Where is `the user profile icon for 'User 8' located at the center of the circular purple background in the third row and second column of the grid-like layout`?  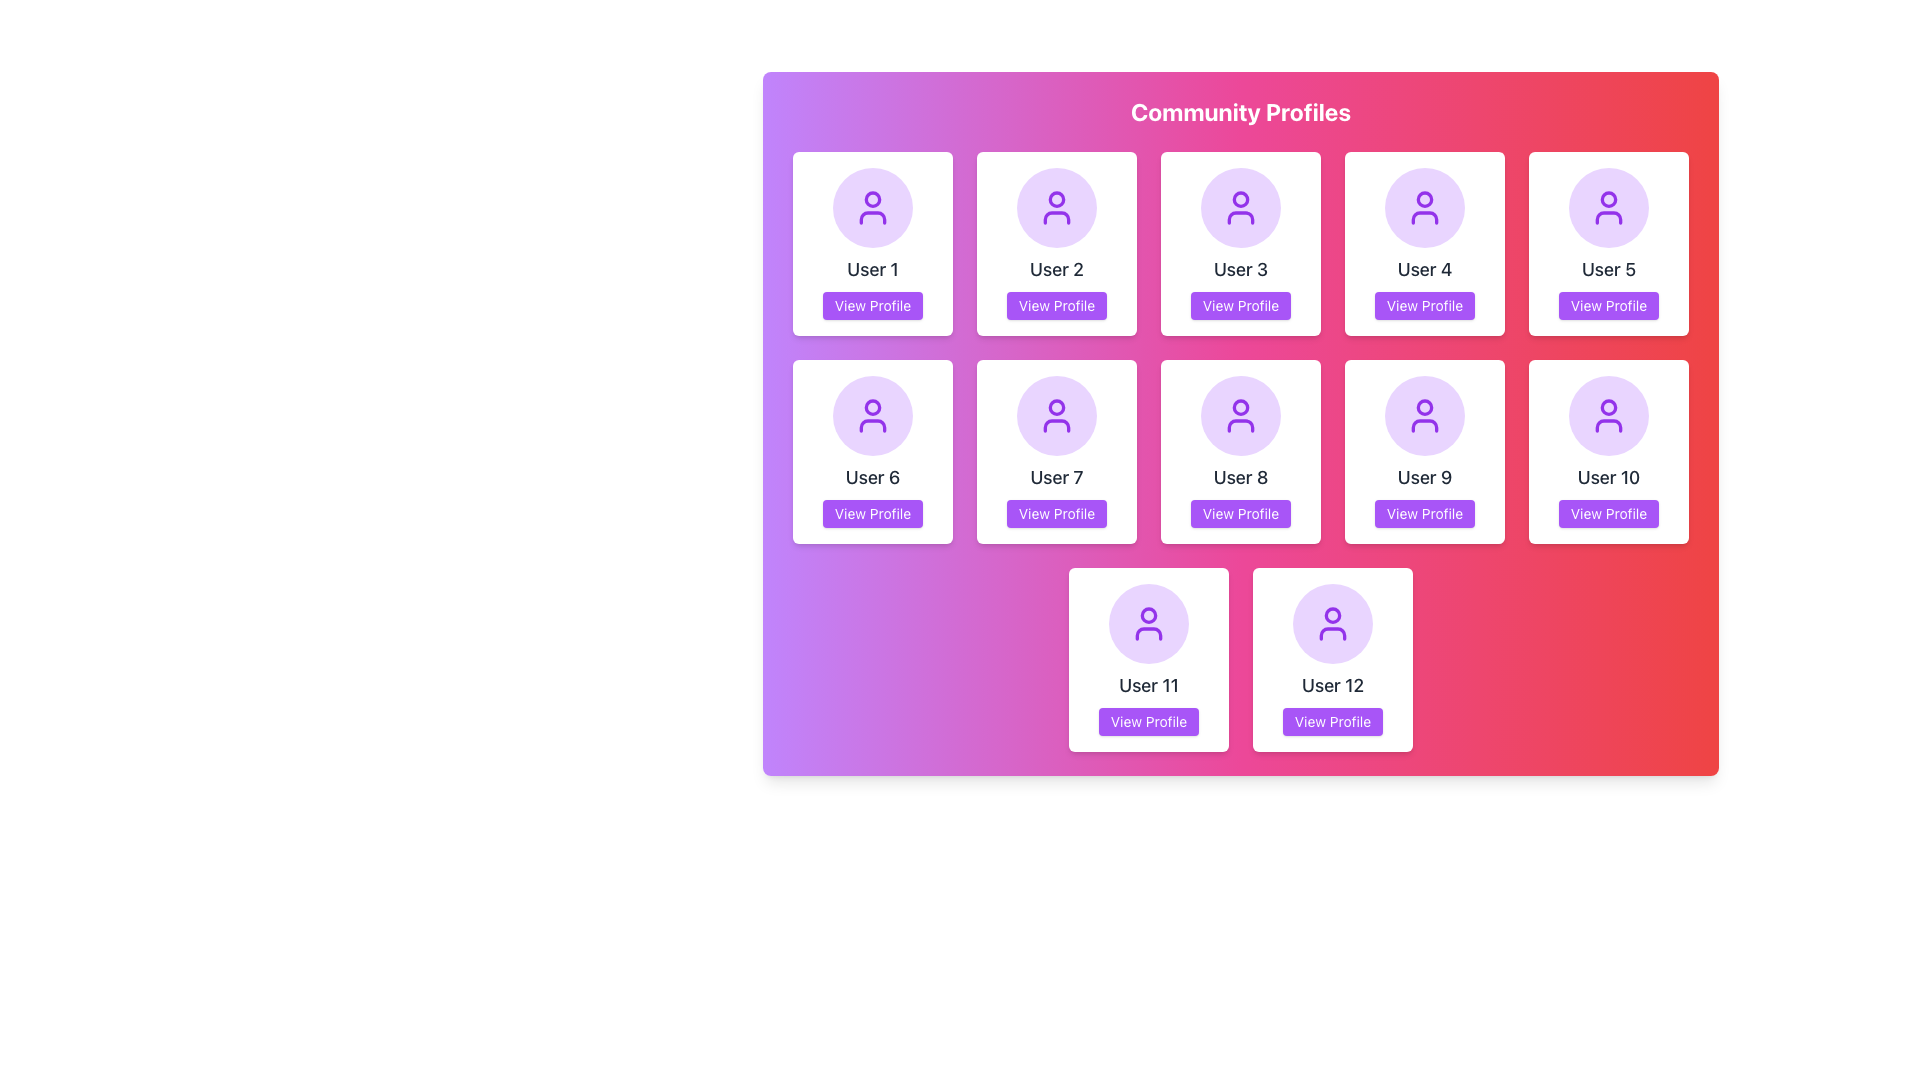 the user profile icon for 'User 8' located at the center of the circular purple background in the third row and second column of the grid-like layout is located at coordinates (1240, 415).